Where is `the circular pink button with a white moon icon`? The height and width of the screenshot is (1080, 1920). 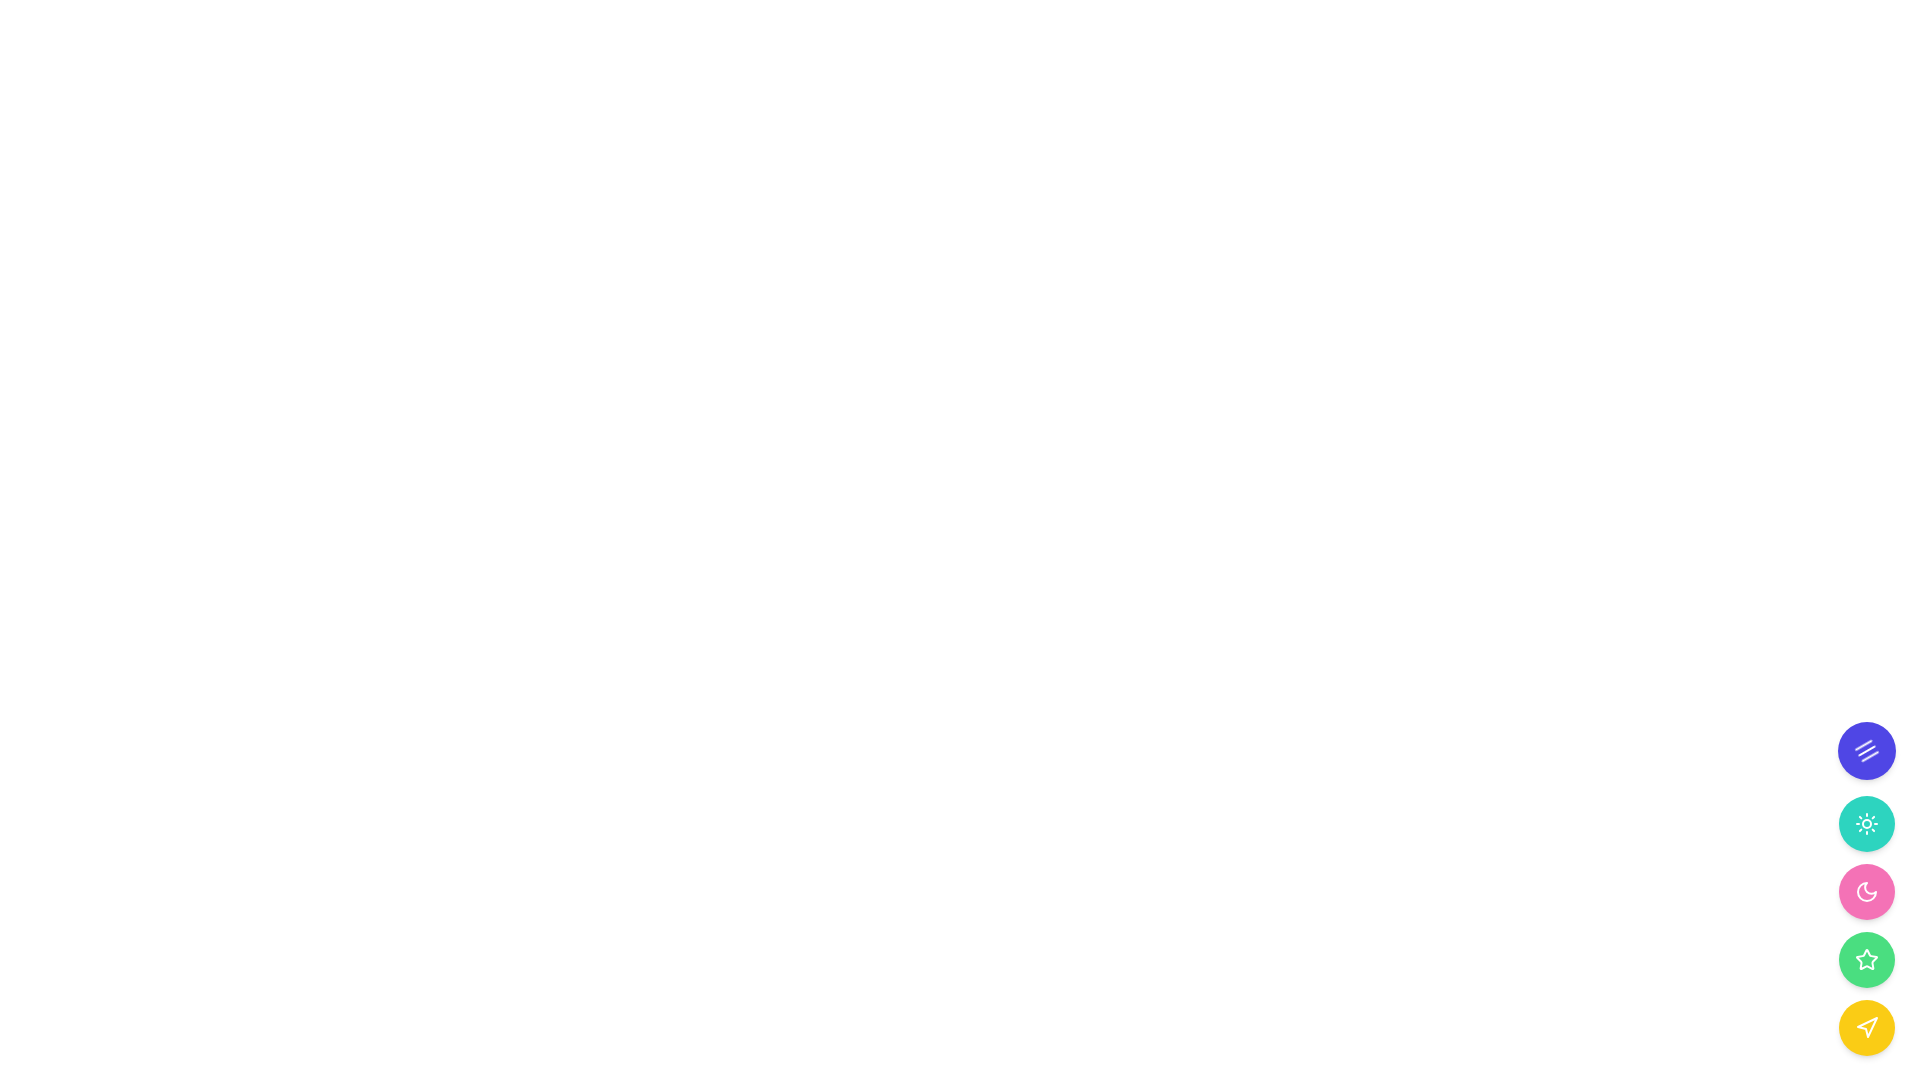 the circular pink button with a white moon icon is located at coordinates (1866, 890).